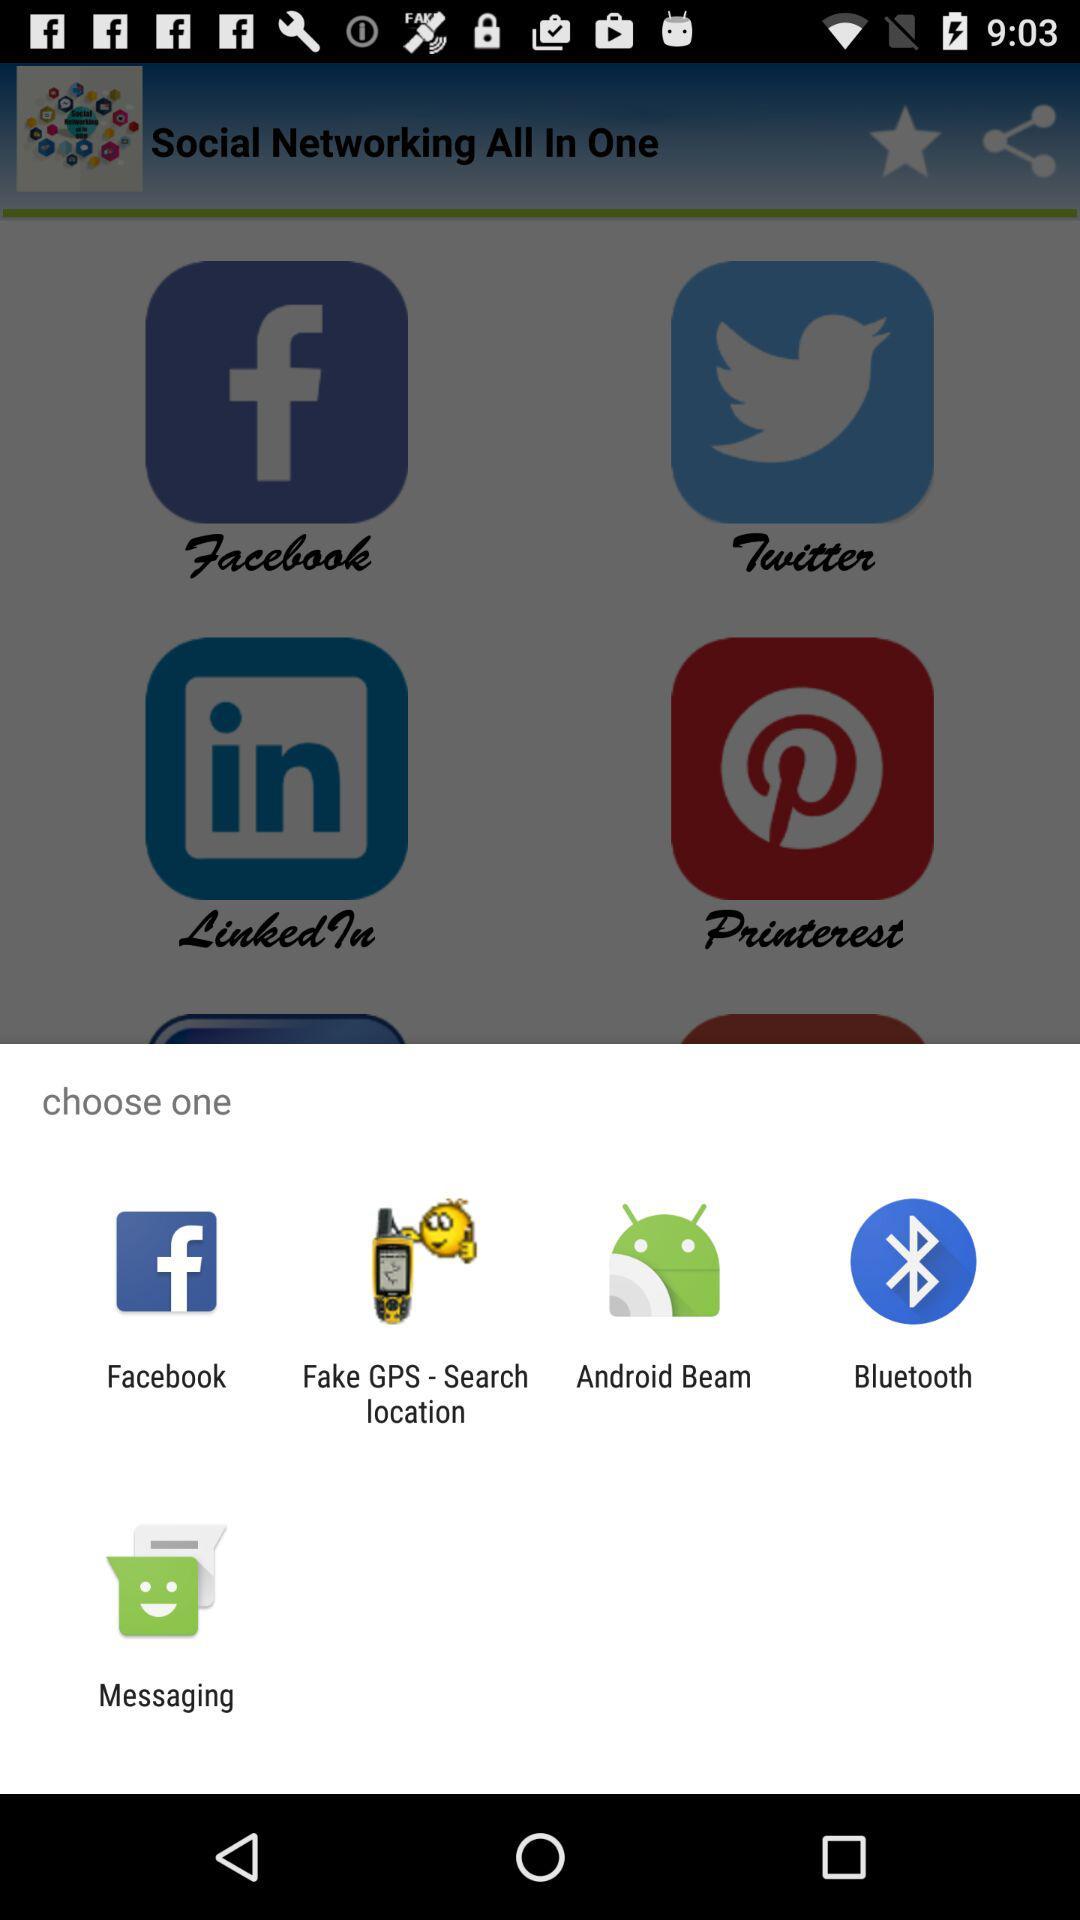 This screenshot has height=1920, width=1080. I want to click on the app to the left of the fake gps search item, so click(165, 1392).